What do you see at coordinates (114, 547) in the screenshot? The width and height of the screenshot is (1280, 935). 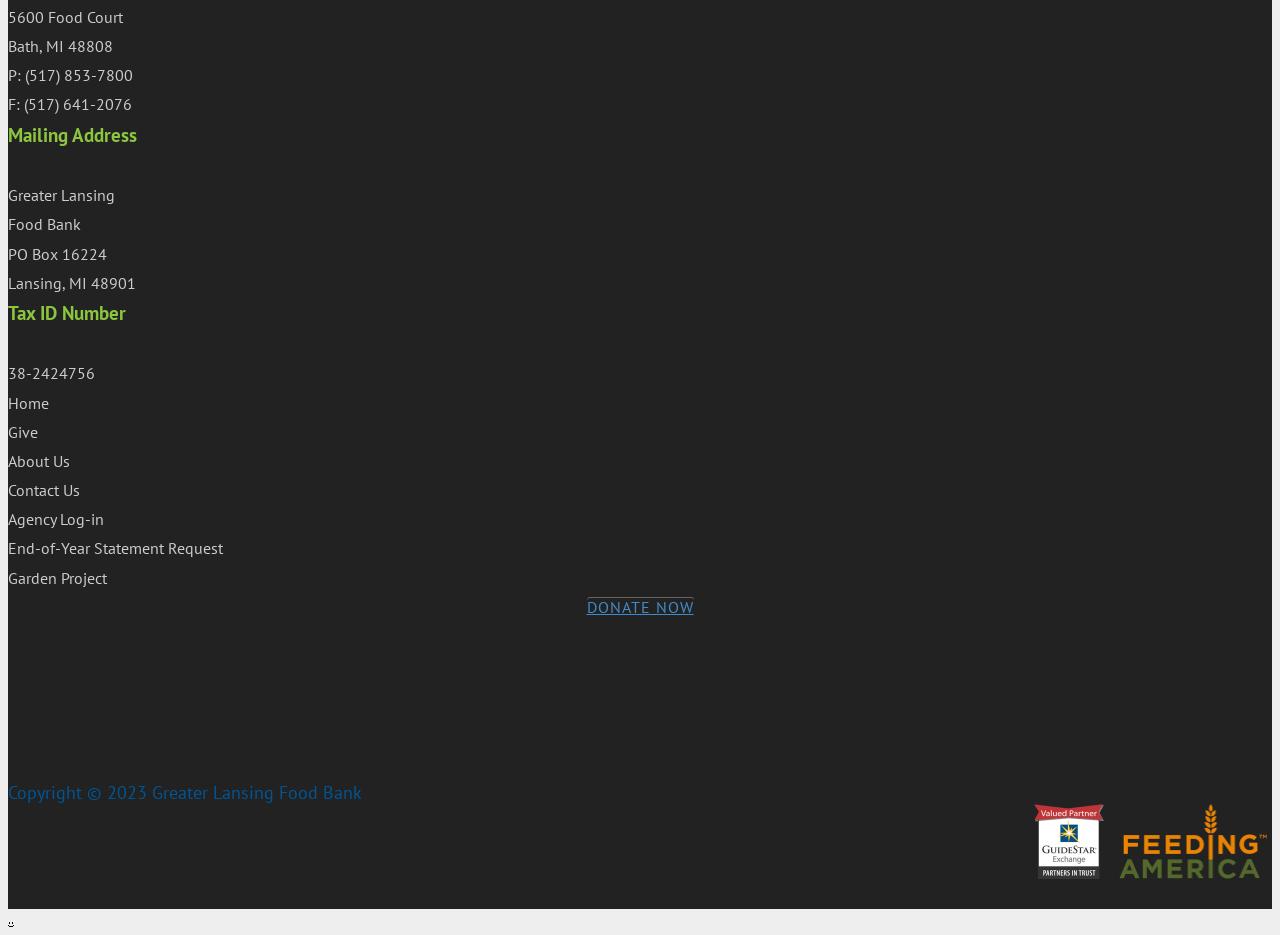 I see `'End-of-Year Statement Request'` at bounding box center [114, 547].